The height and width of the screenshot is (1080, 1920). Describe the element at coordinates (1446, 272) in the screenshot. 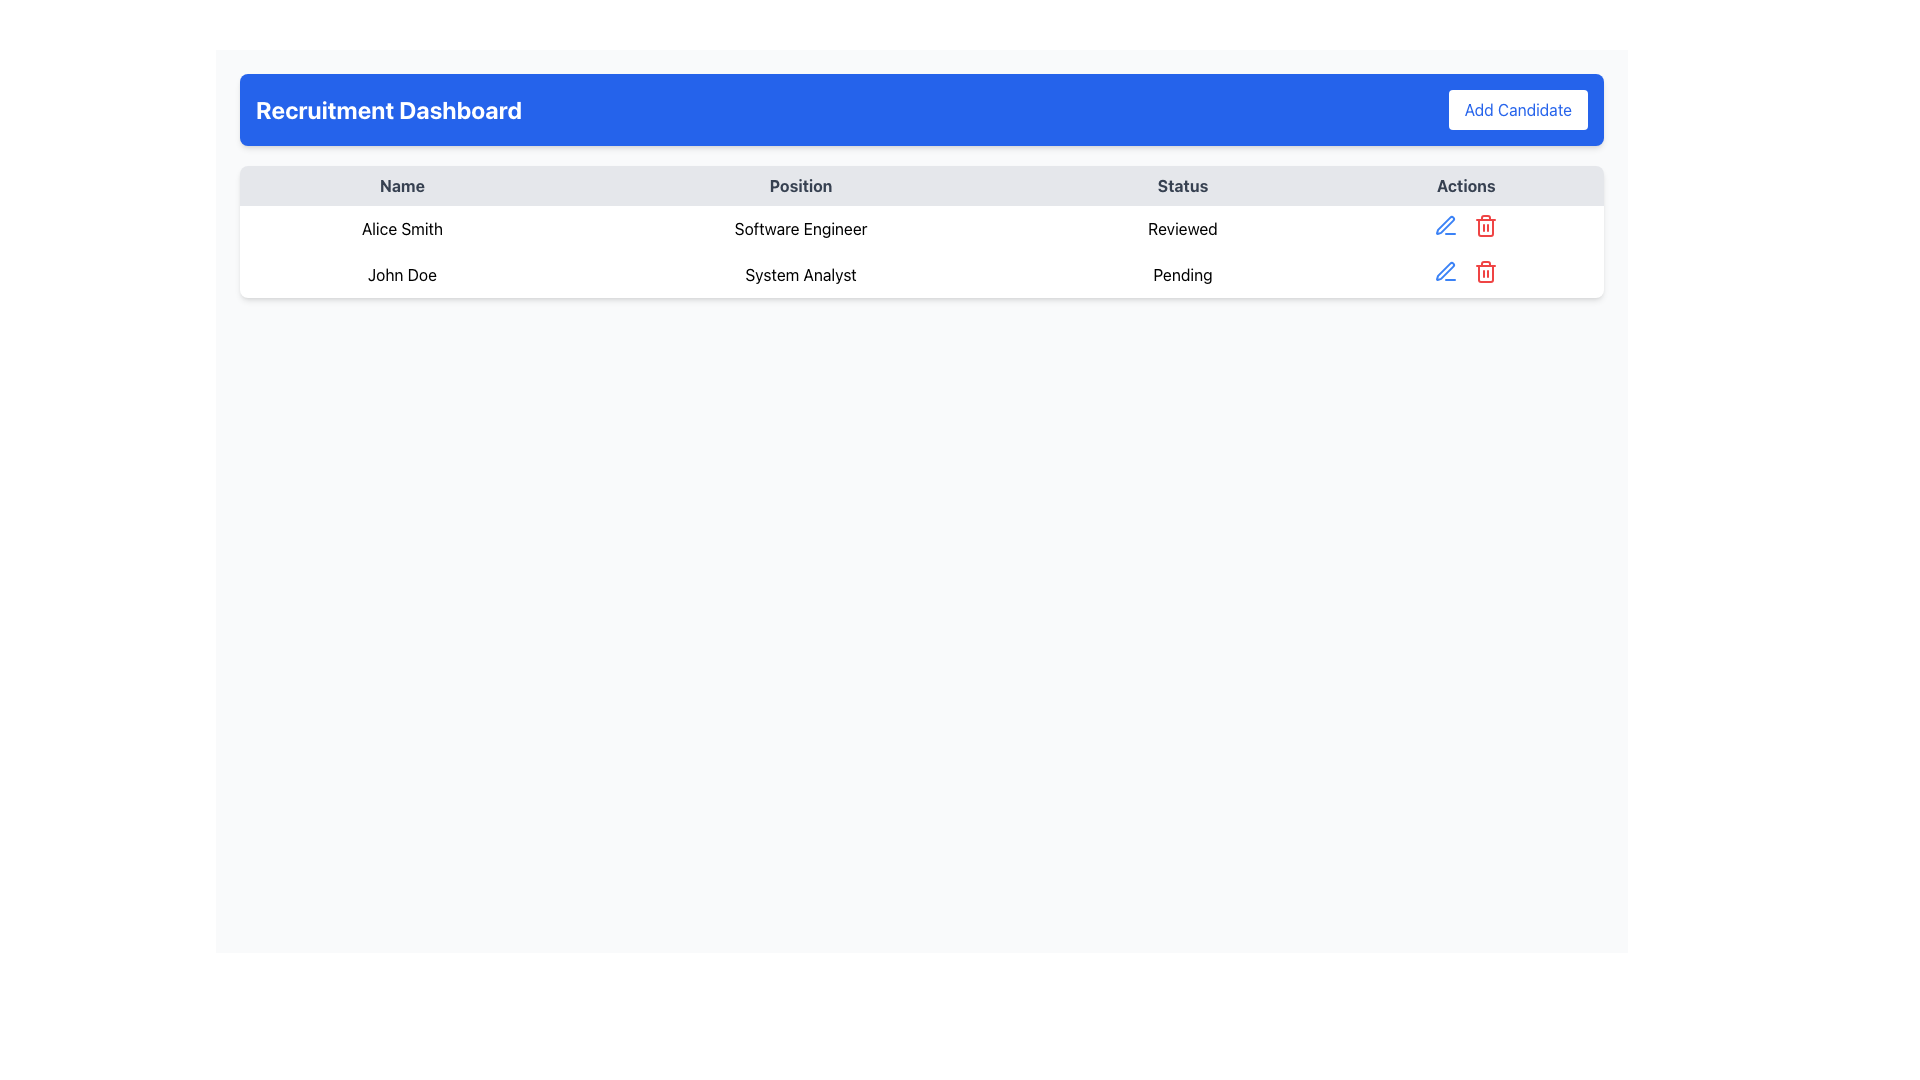

I see `the pen icon button located in the actions column of the second row of the table, which is adjacent to the red trash can icon` at that location.